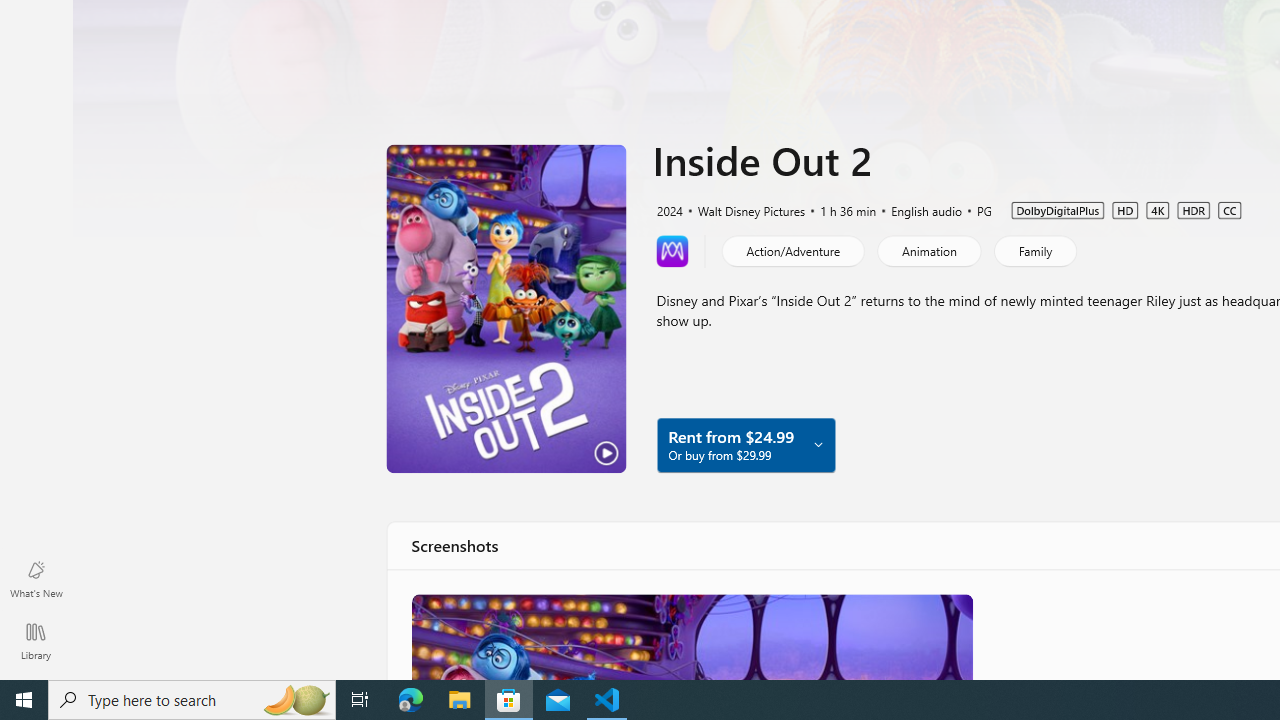 Image resolution: width=1280 pixels, height=720 pixels. I want to click on 'English audio', so click(916, 209).